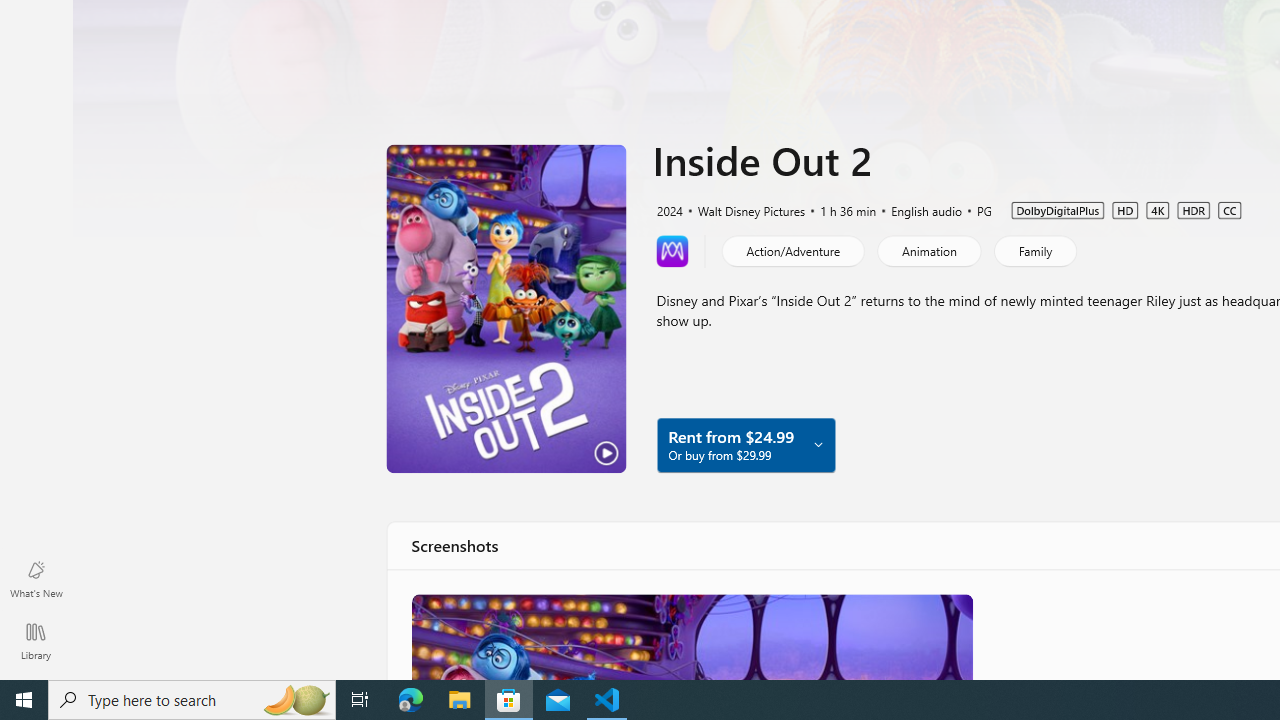 Image resolution: width=1280 pixels, height=720 pixels. I want to click on 'English audio', so click(916, 209).